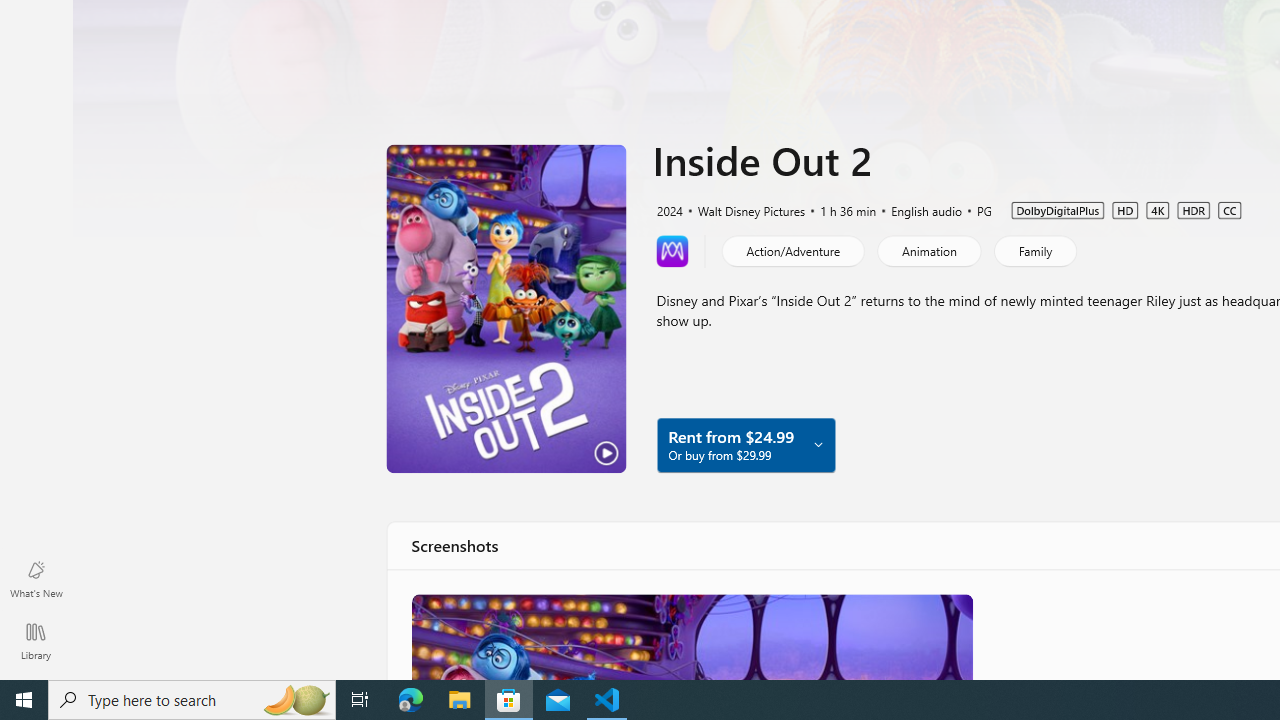 Image resolution: width=1280 pixels, height=720 pixels. I want to click on 'English audio', so click(916, 209).